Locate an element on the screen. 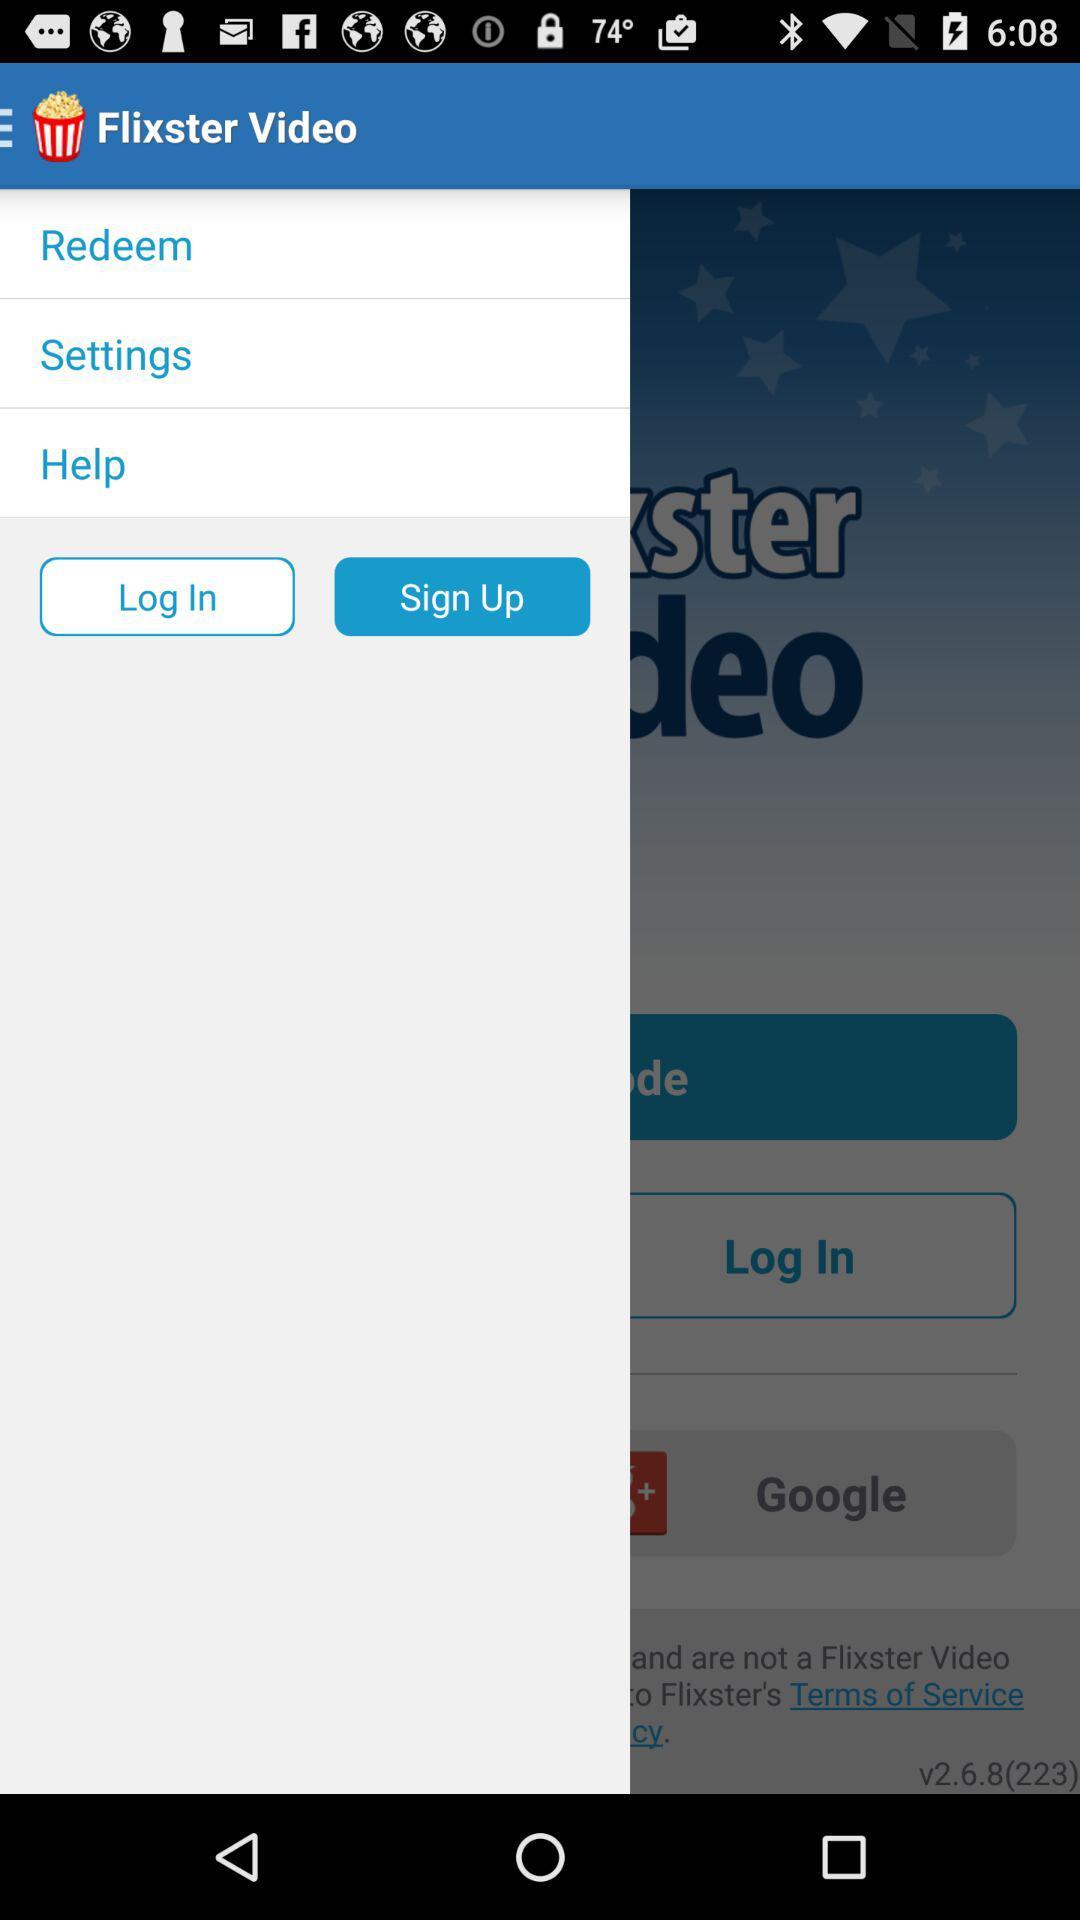 This screenshot has height=1920, width=1080. sign up is located at coordinates (462, 595).